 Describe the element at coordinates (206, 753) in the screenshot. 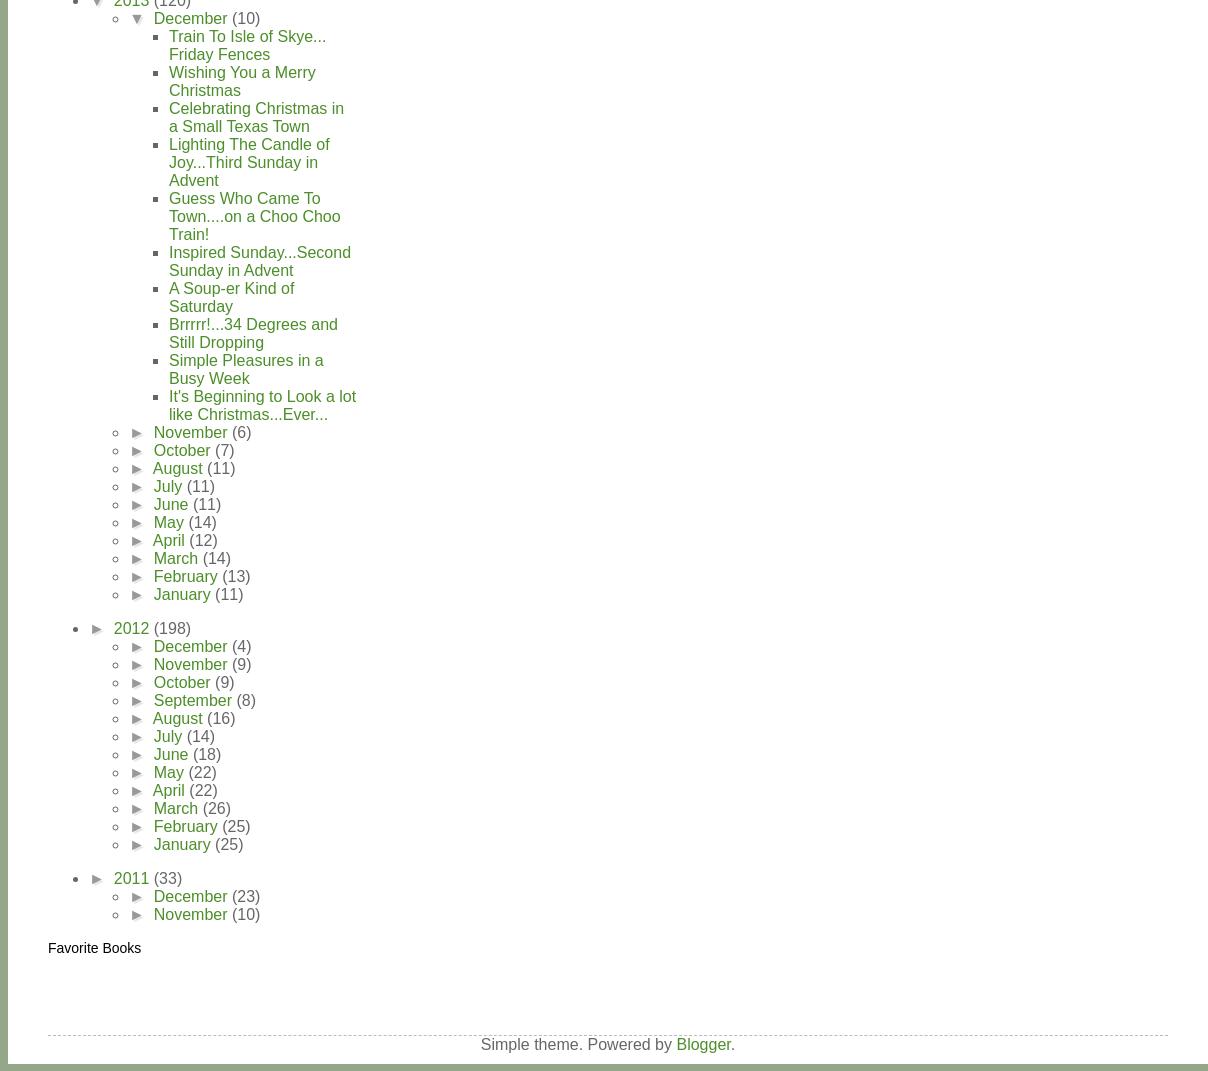

I see `'(18)'` at that location.